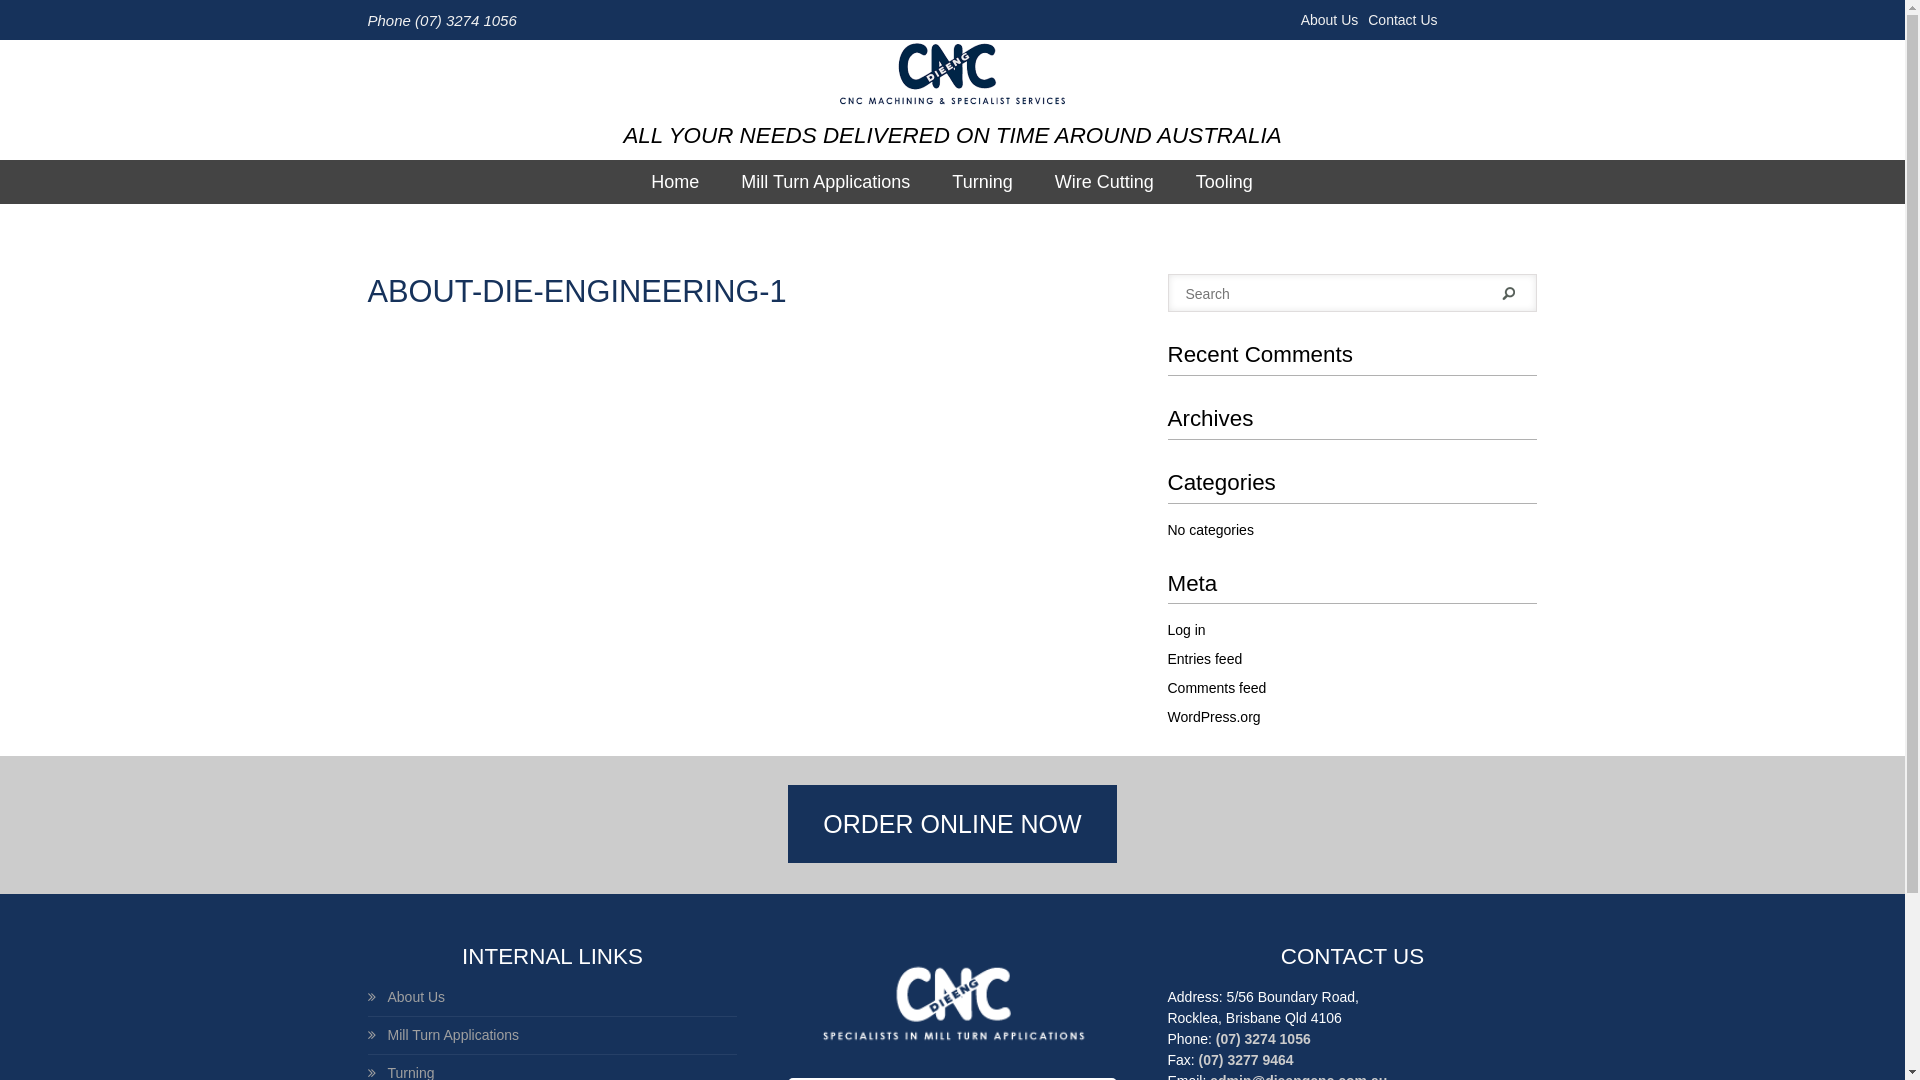 The image size is (1920, 1080). What do you see at coordinates (1103, 181) in the screenshot?
I see `'Wire Cutting'` at bounding box center [1103, 181].